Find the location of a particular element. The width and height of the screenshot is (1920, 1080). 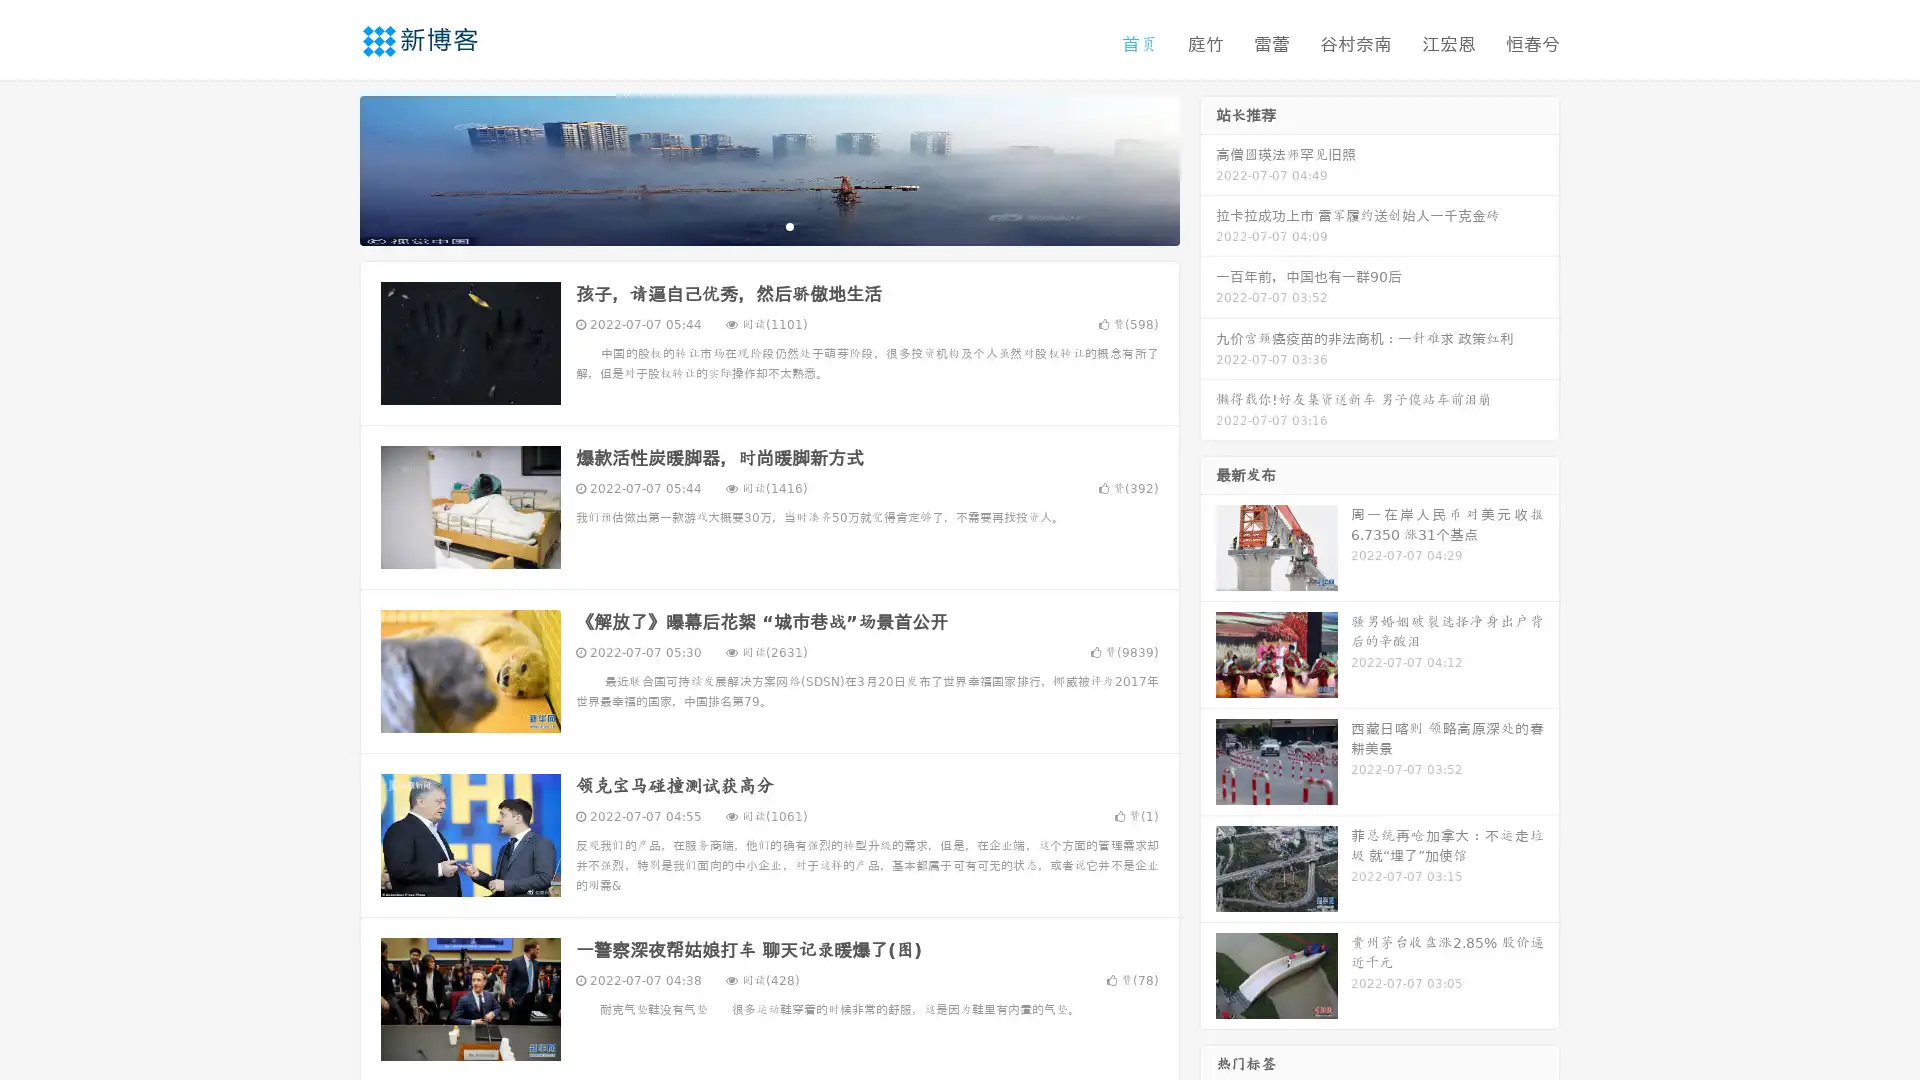

Go to slide 1 is located at coordinates (748, 225).